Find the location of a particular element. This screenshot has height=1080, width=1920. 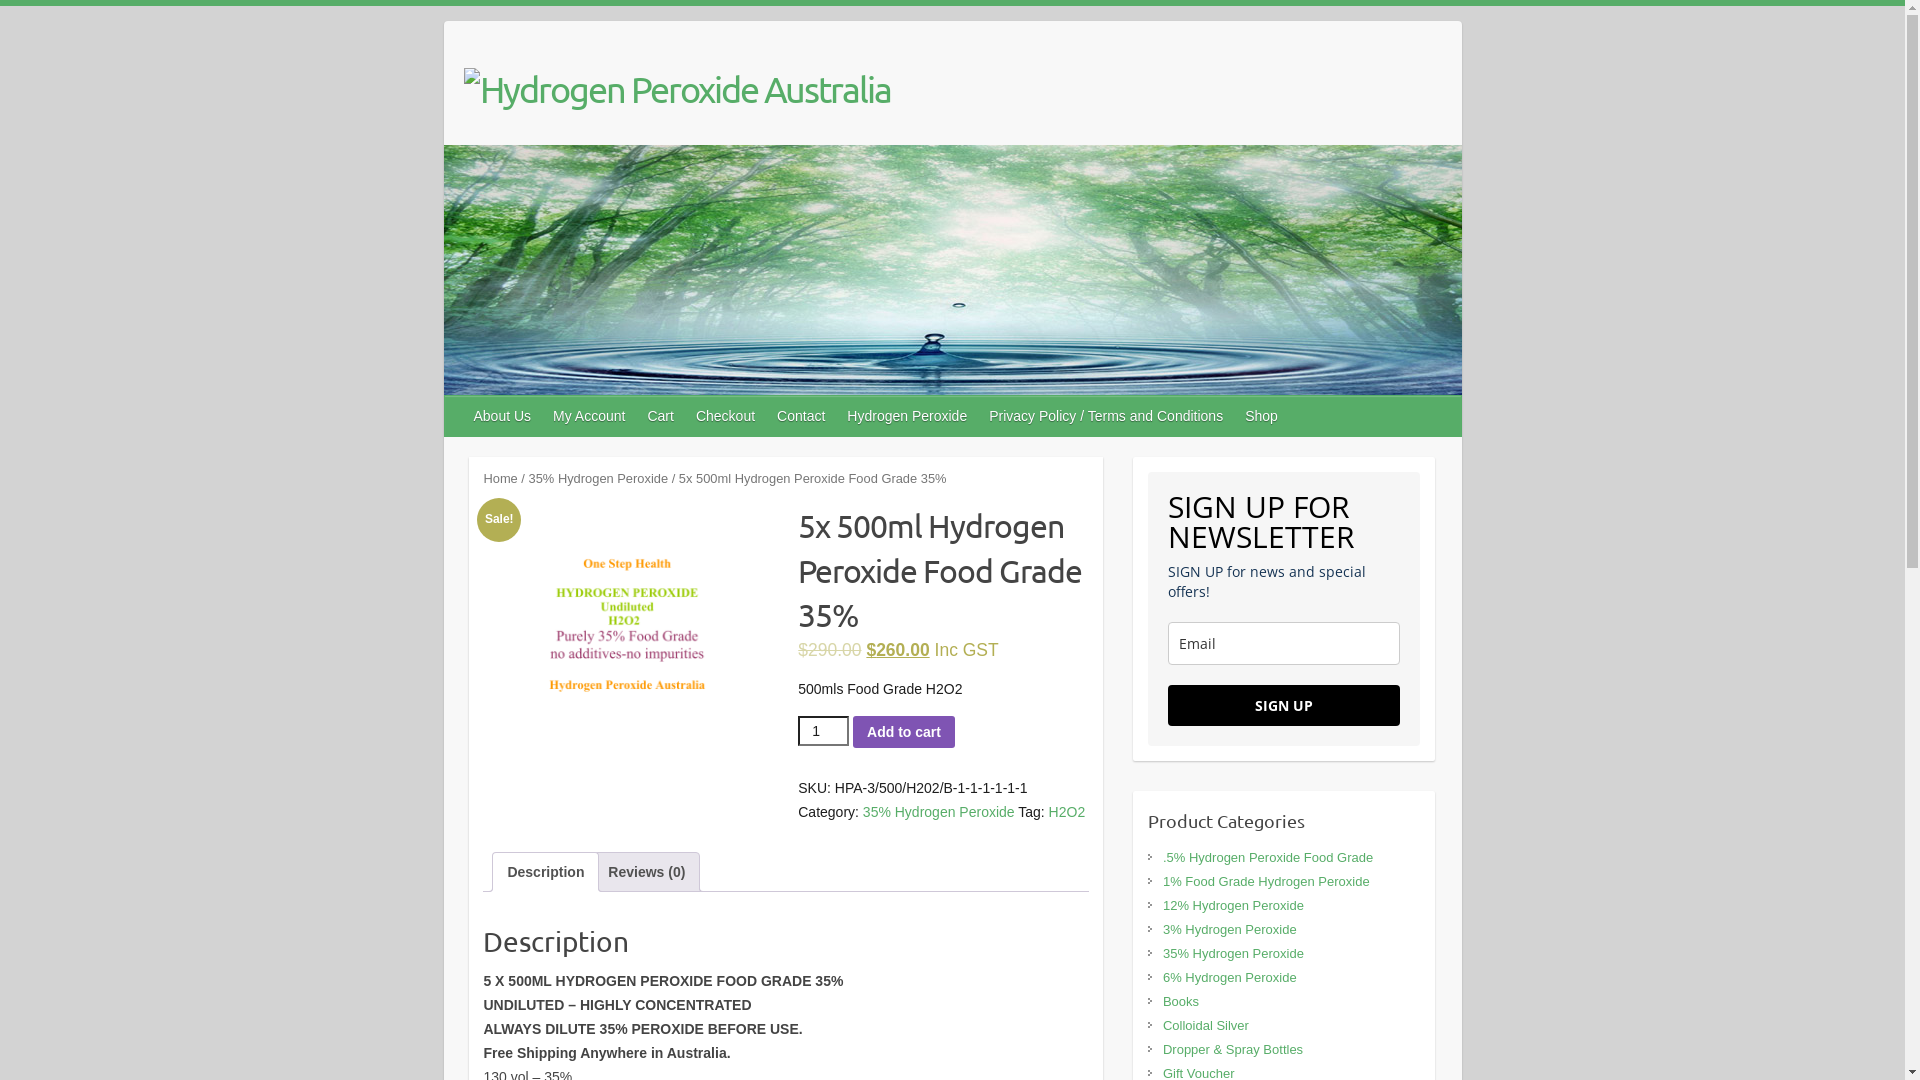

'Home' is located at coordinates (499, 478).